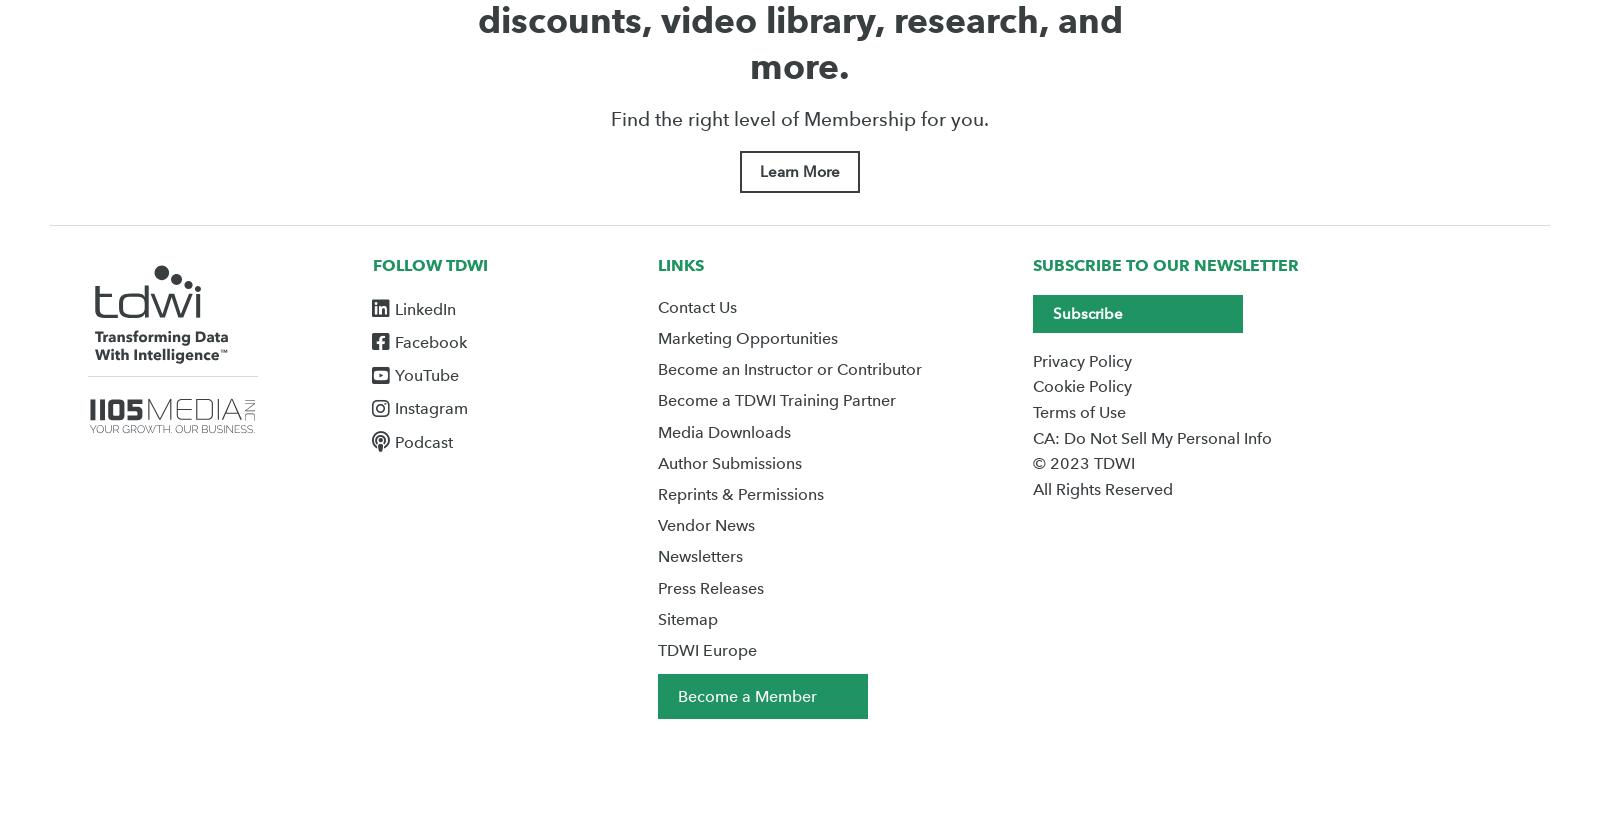 The height and width of the screenshot is (818, 1600). Describe the element at coordinates (788, 369) in the screenshot. I see `'Become an Instructor or Contributor'` at that location.